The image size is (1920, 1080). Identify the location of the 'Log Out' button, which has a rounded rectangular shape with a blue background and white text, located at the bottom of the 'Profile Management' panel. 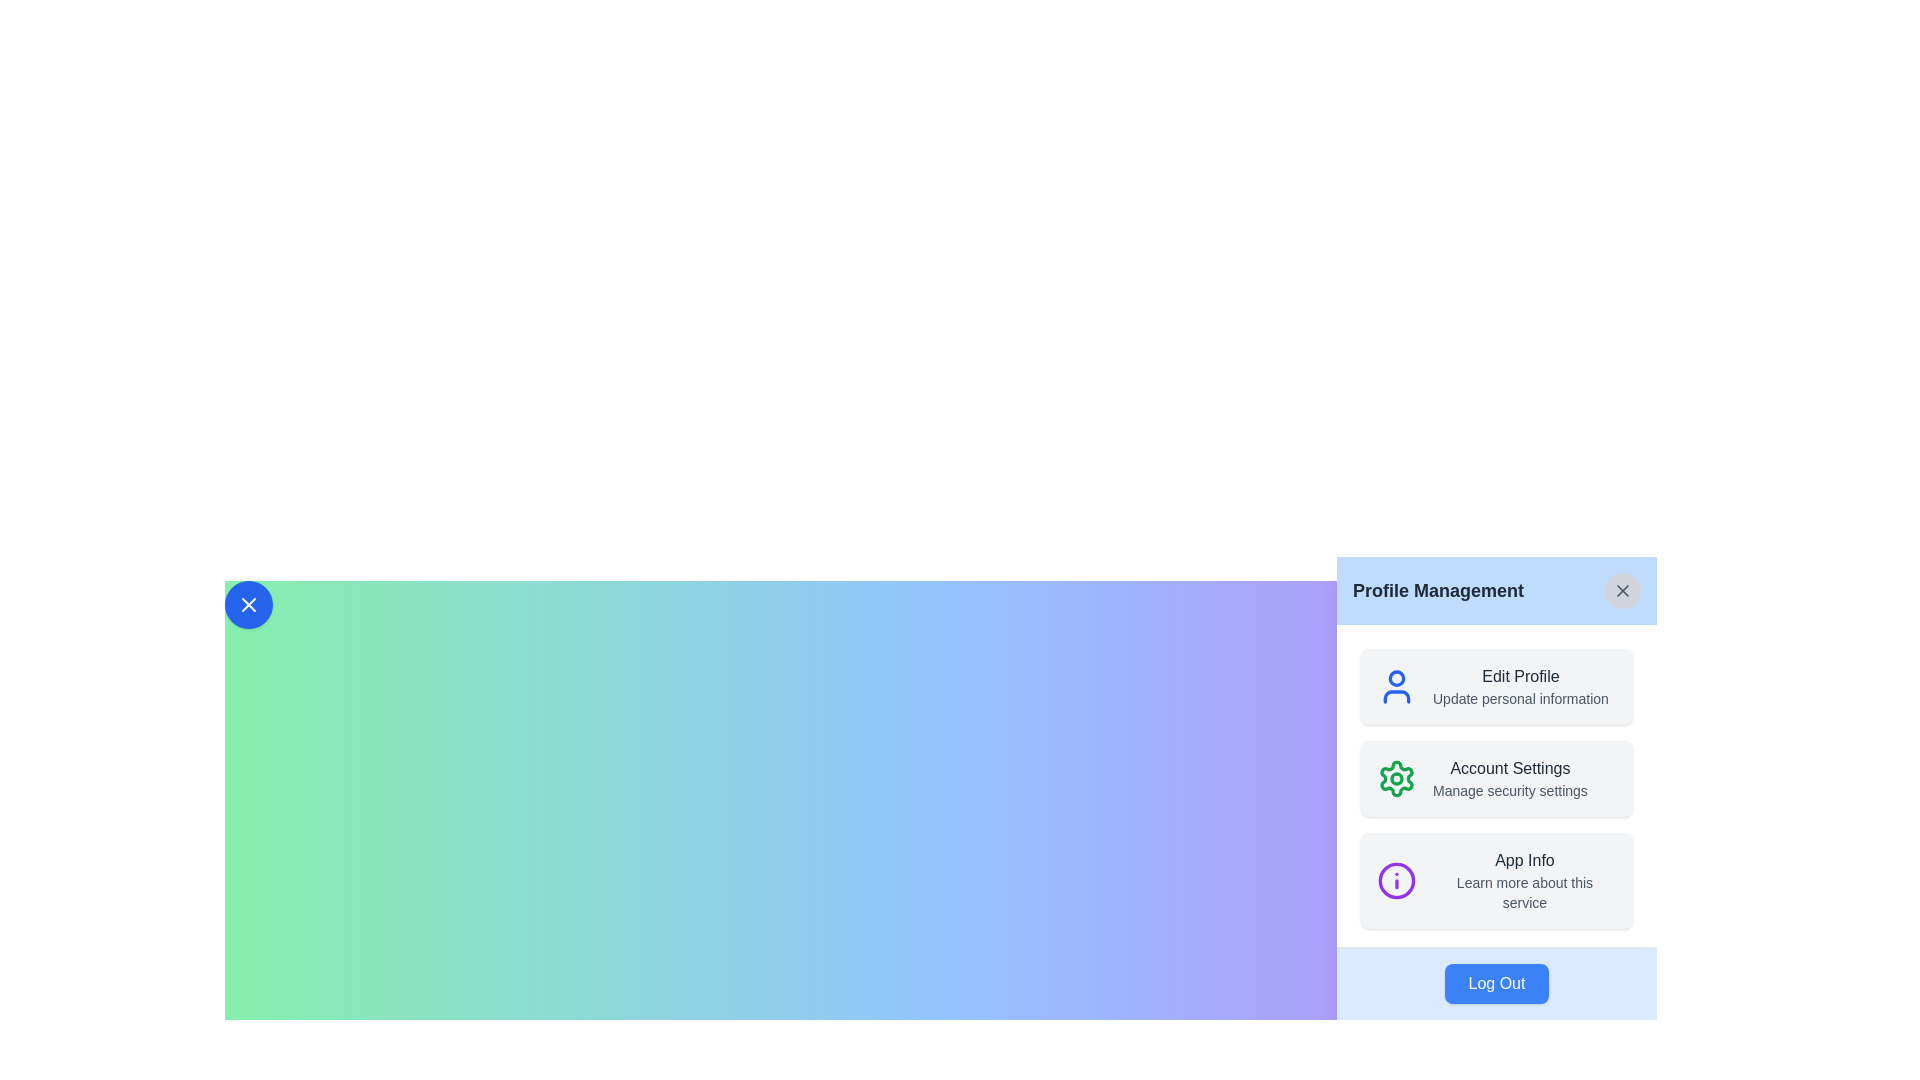
(1497, 982).